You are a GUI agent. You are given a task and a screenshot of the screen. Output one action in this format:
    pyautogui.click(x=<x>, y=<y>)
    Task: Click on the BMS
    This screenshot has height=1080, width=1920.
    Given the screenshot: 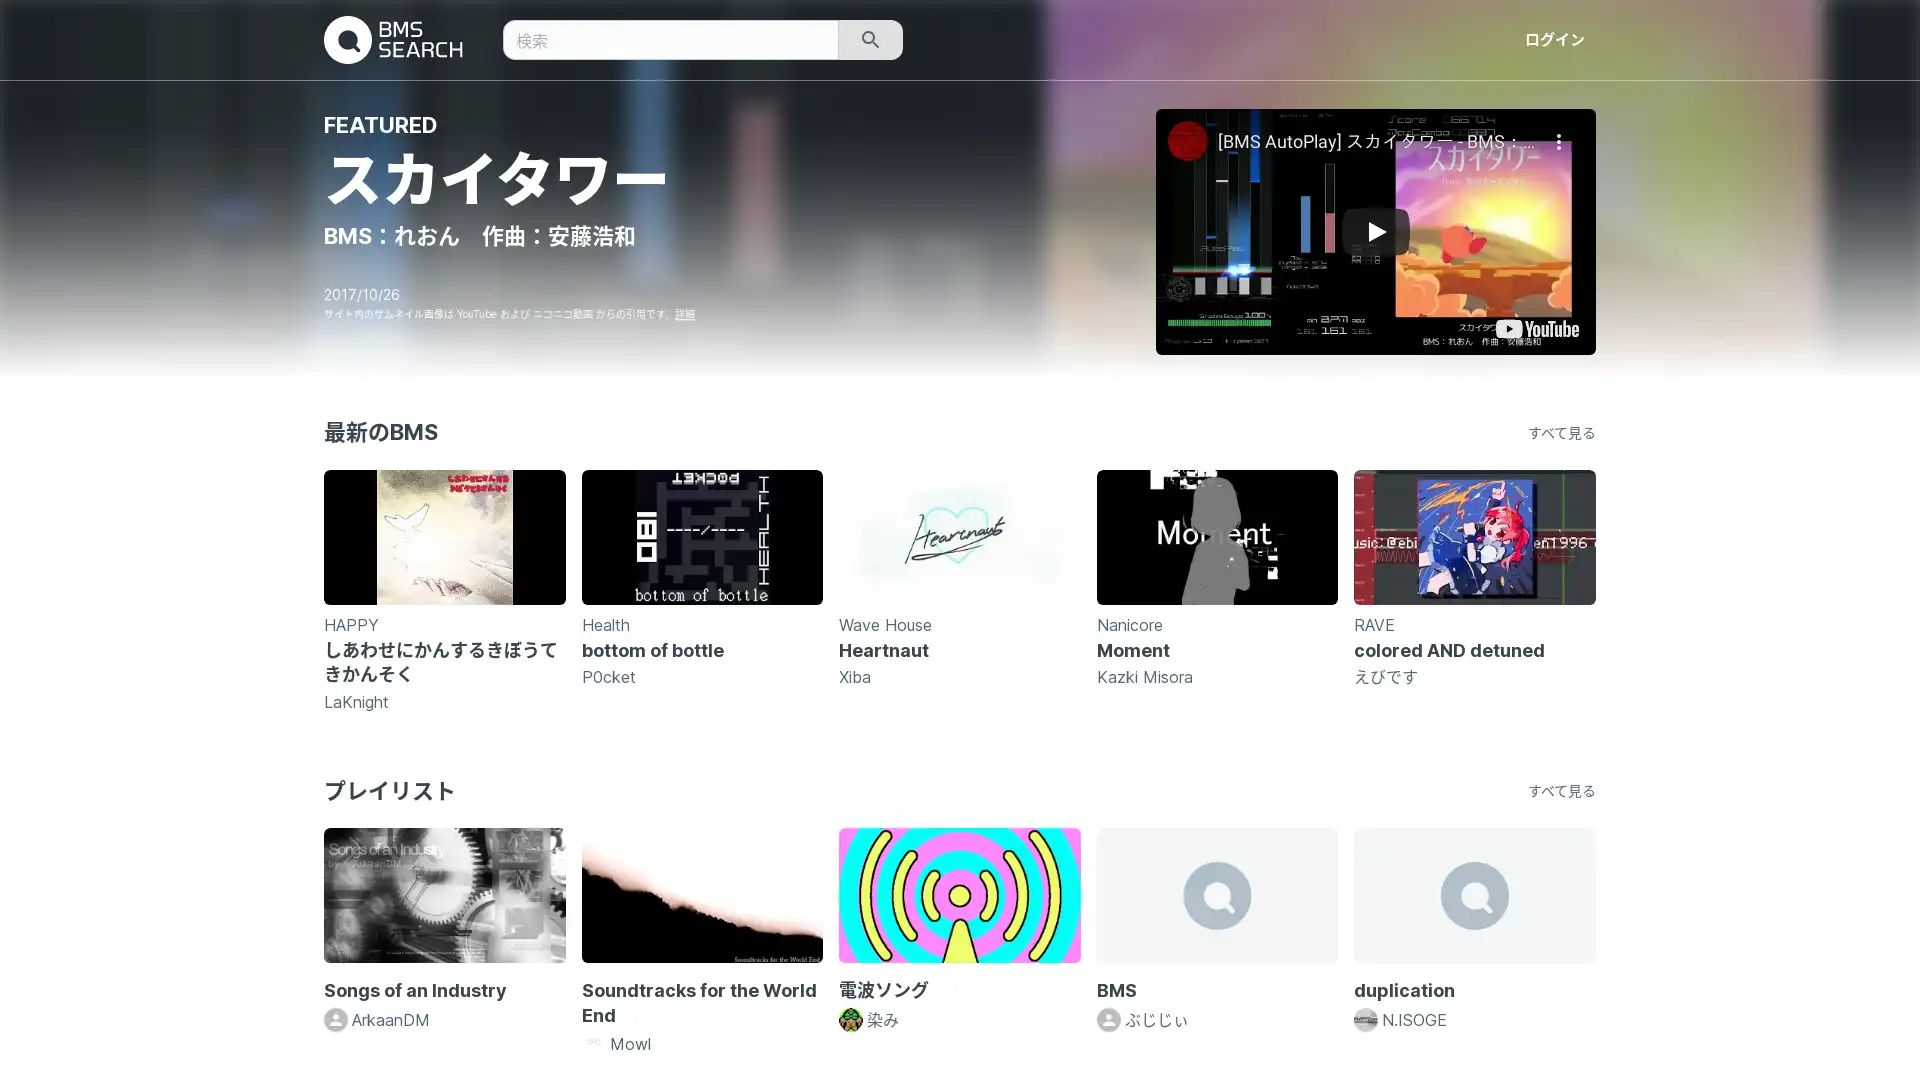 What is the action you would take?
    pyautogui.click(x=1216, y=929)
    